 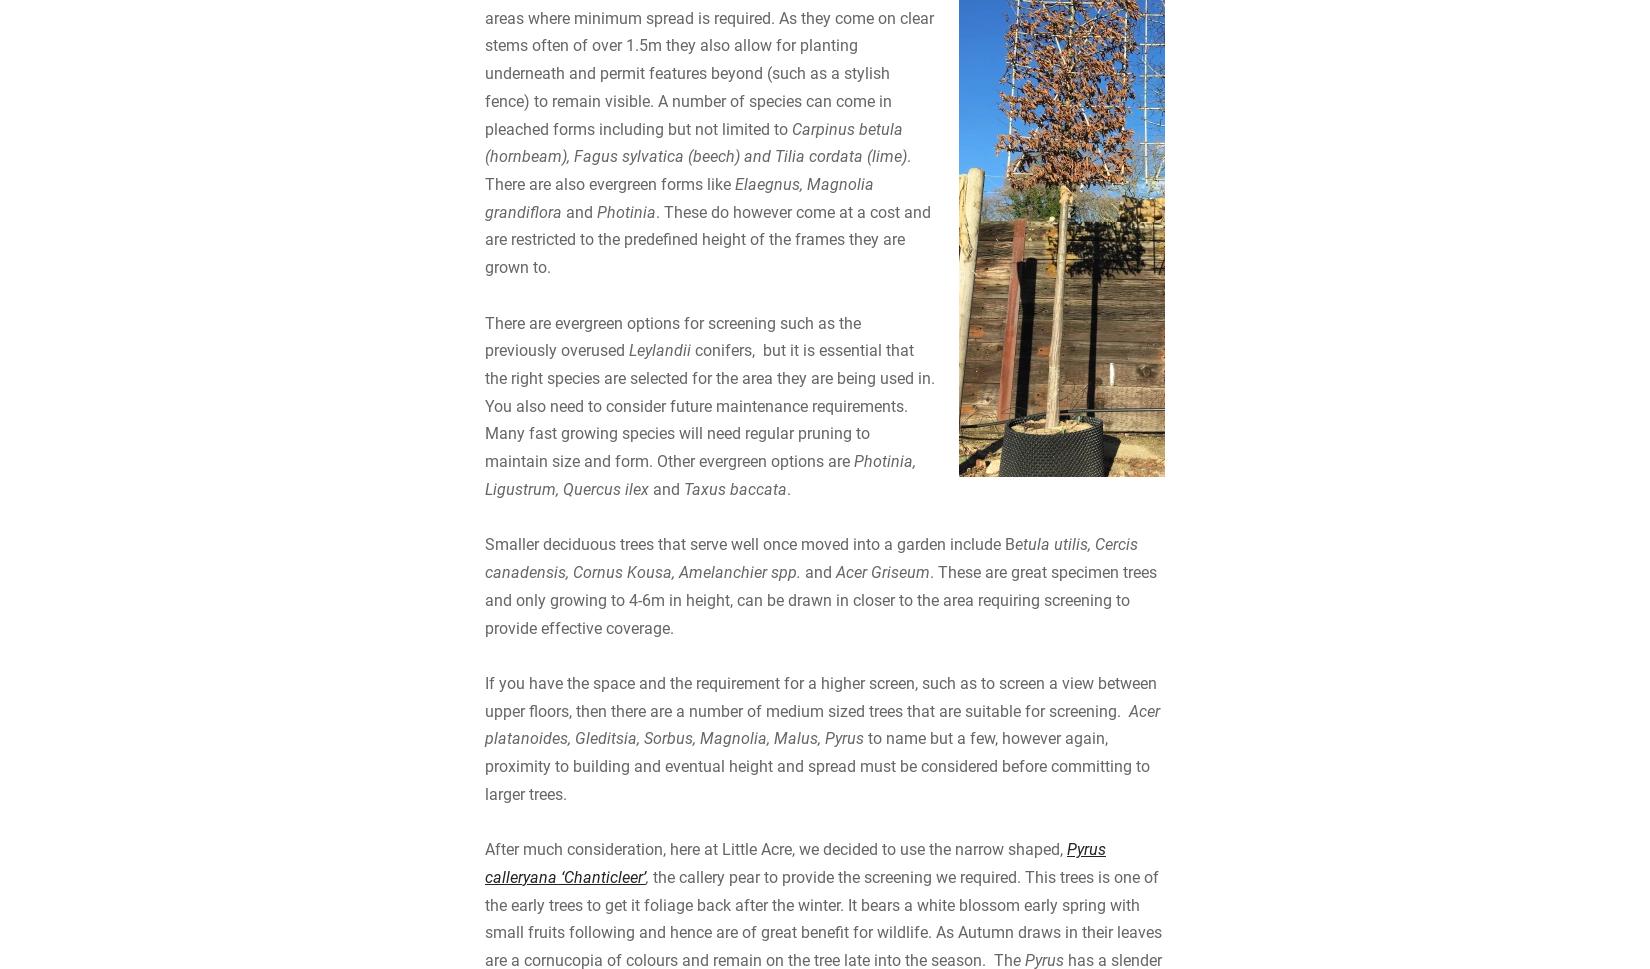 I want to click on 'Acer Griseum', so click(x=883, y=735).